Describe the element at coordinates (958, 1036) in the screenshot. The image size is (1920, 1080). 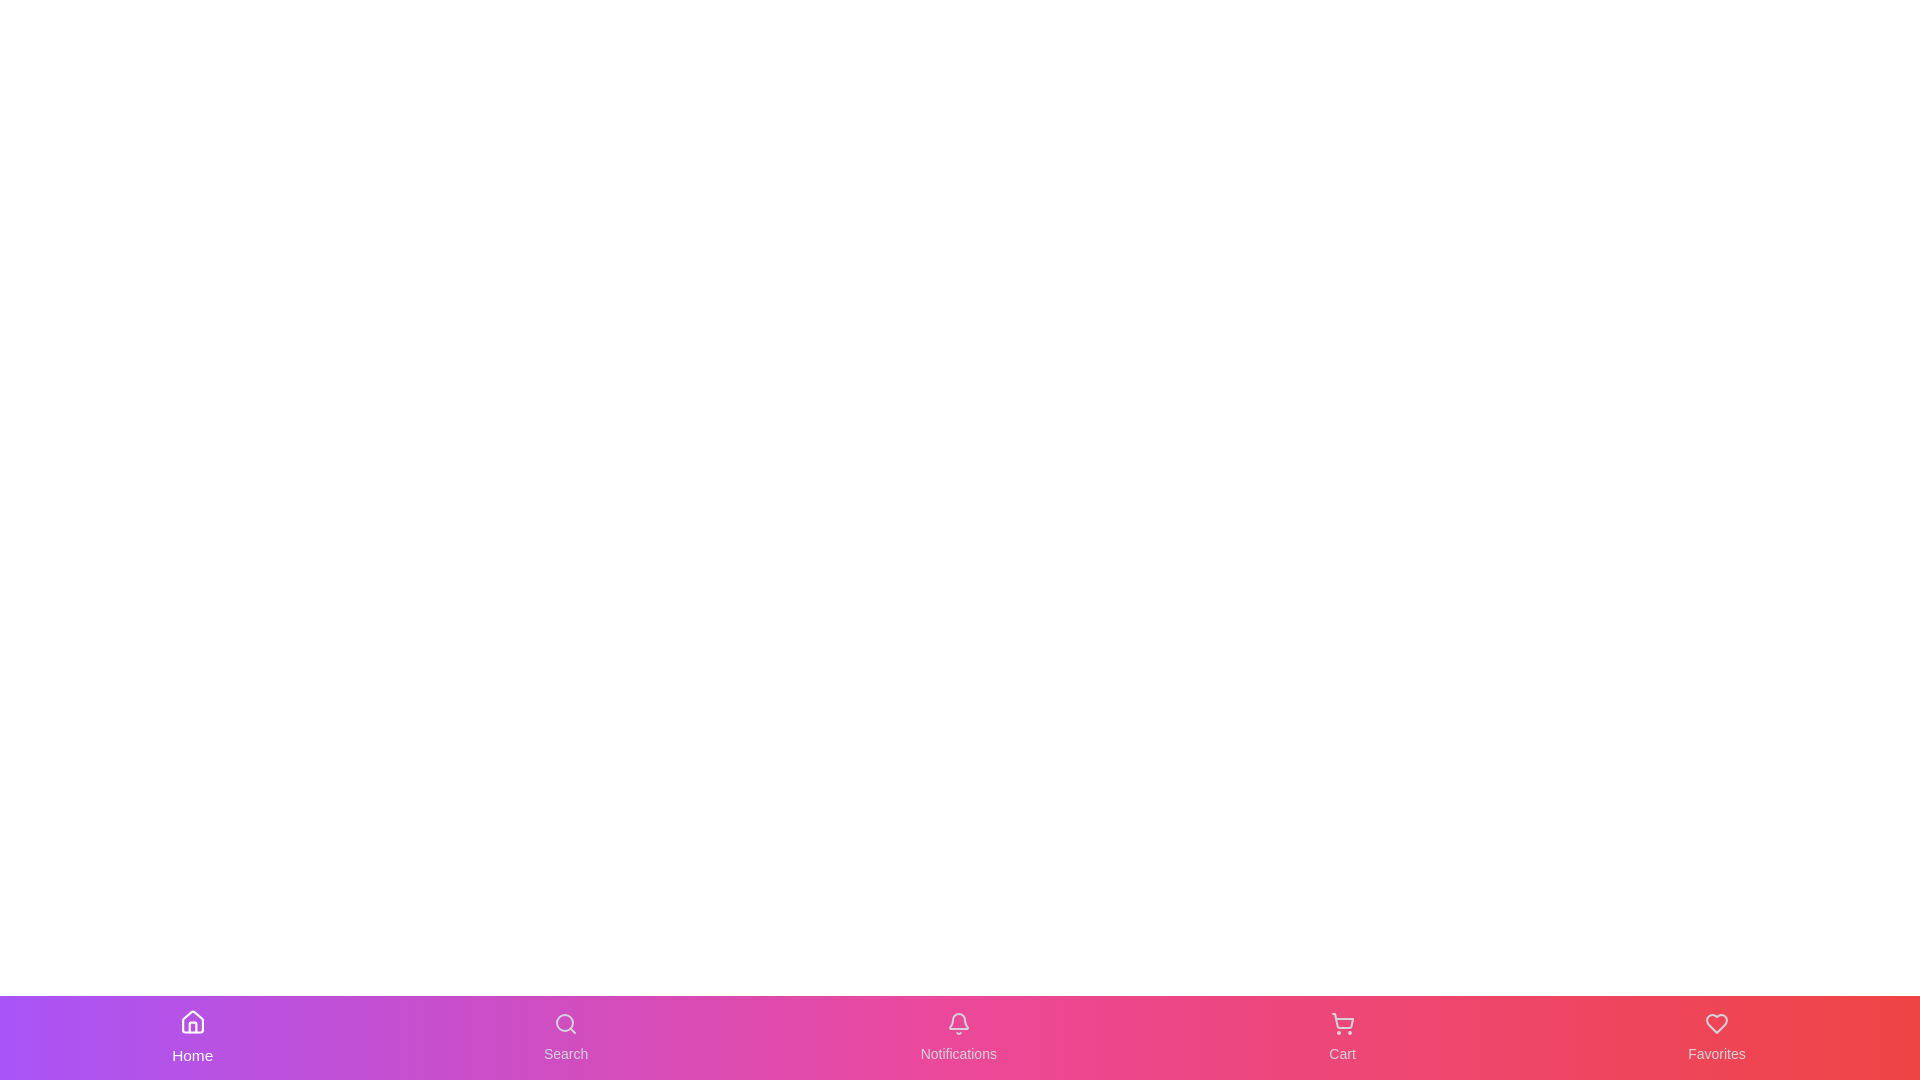
I see `the Notifications button in the navigation bar` at that location.